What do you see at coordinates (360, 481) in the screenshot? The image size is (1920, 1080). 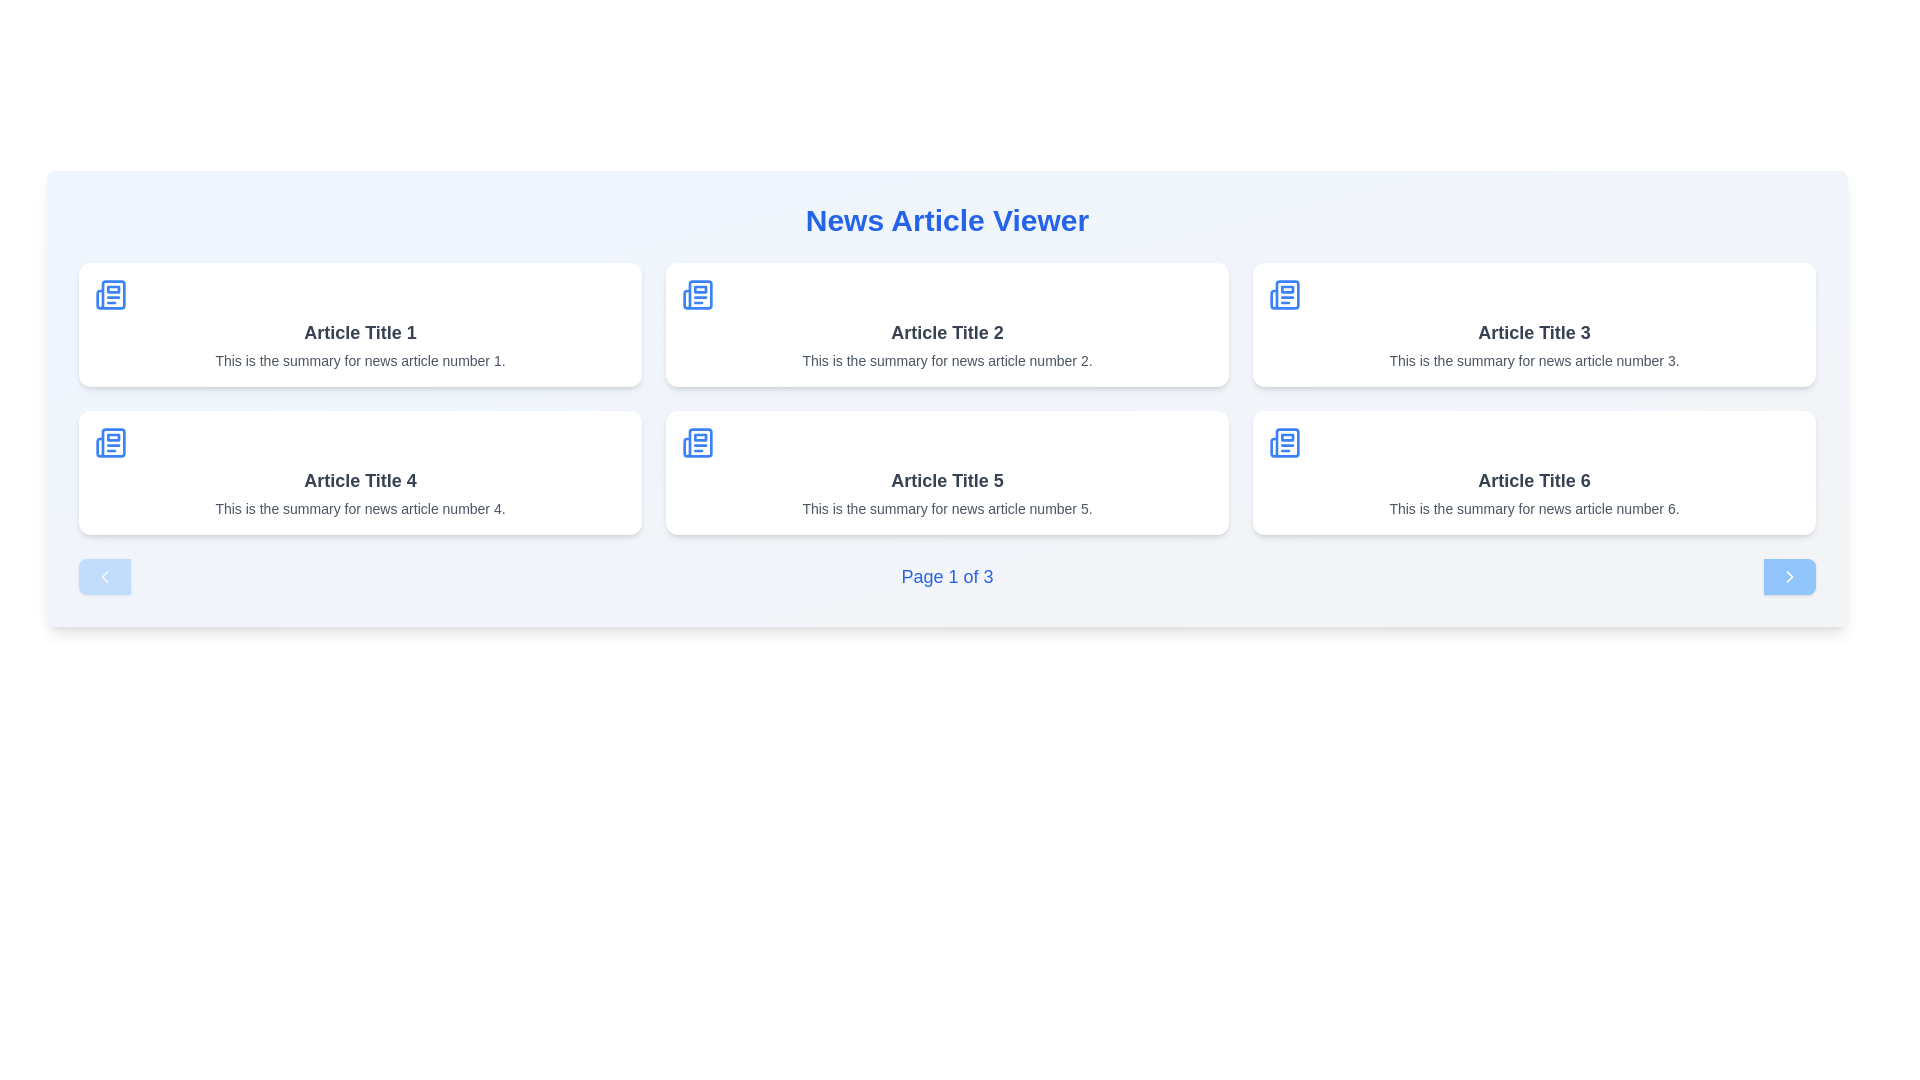 I see `the headline text of the article represented by the second card in the second row of the grid layout` at bounding box center [360, 481].